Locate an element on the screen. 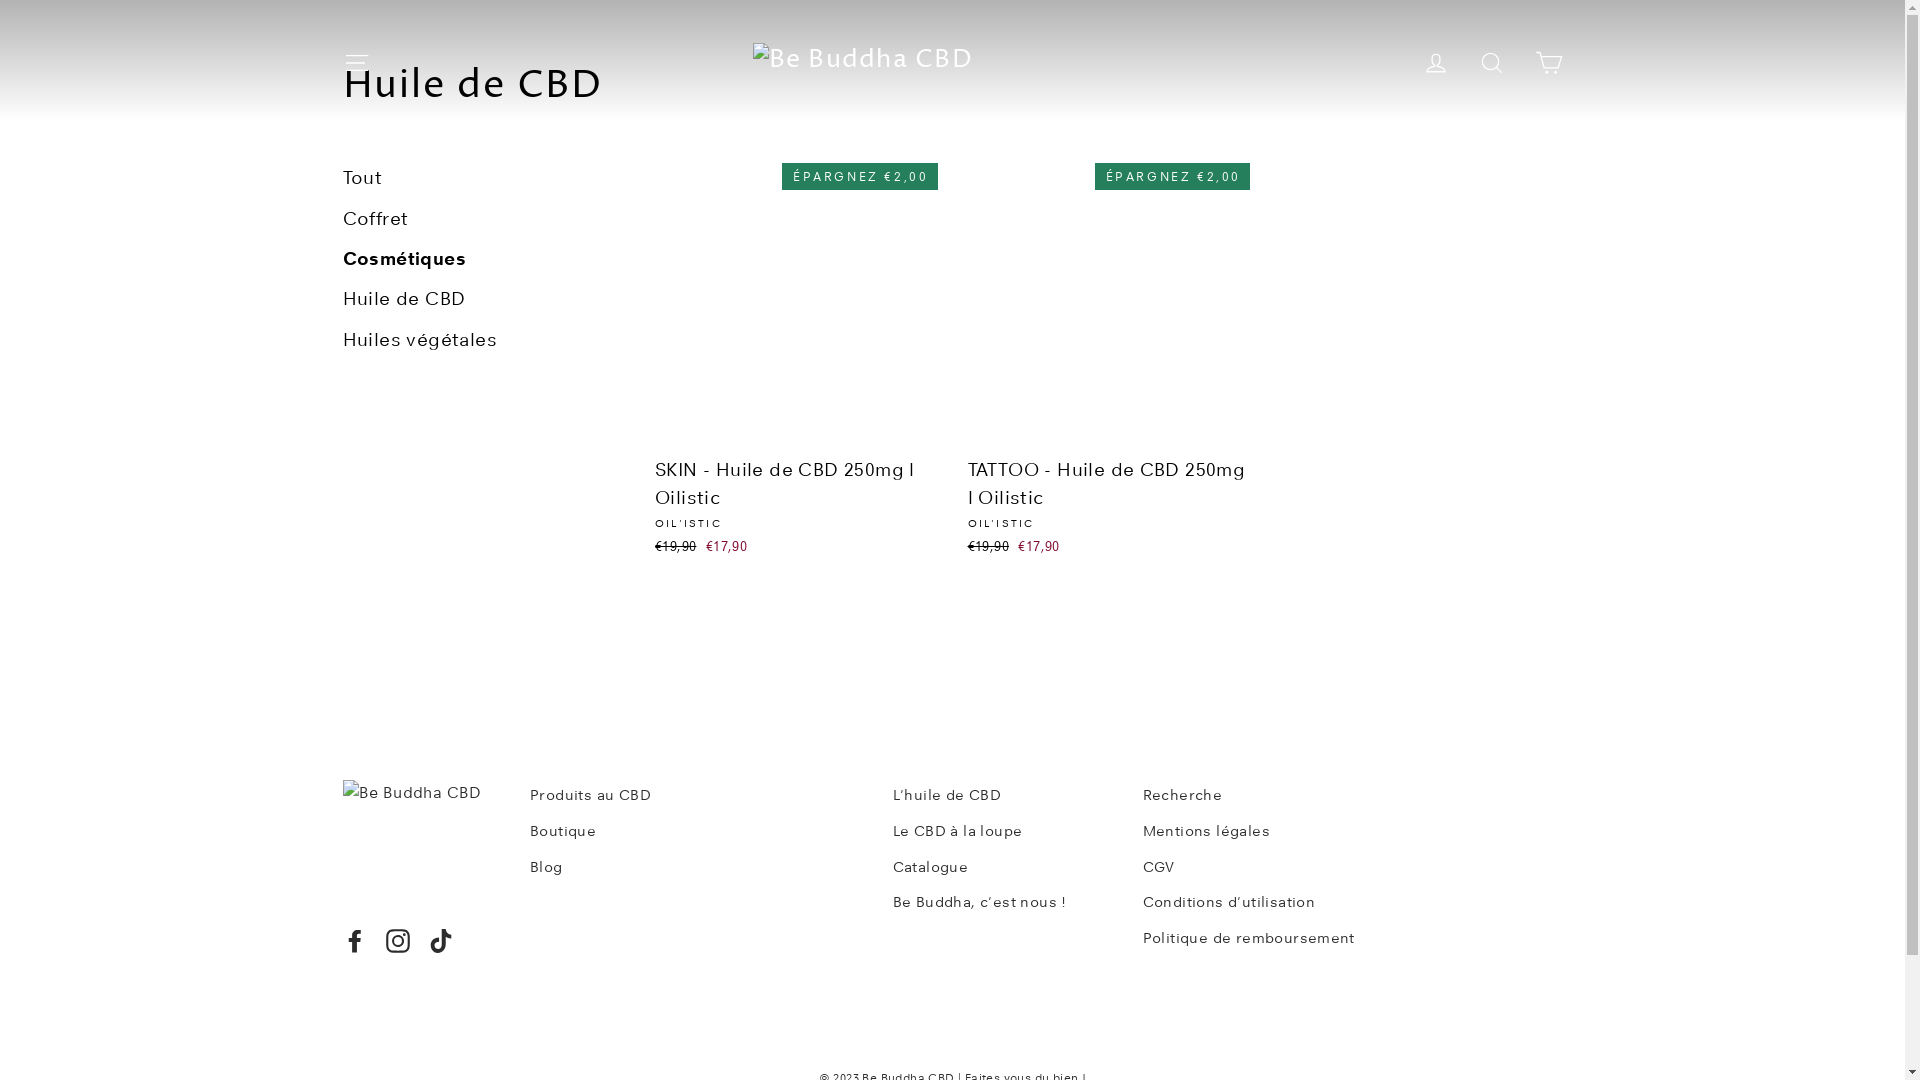  'Boutique' is located at coordinates (696, 832).